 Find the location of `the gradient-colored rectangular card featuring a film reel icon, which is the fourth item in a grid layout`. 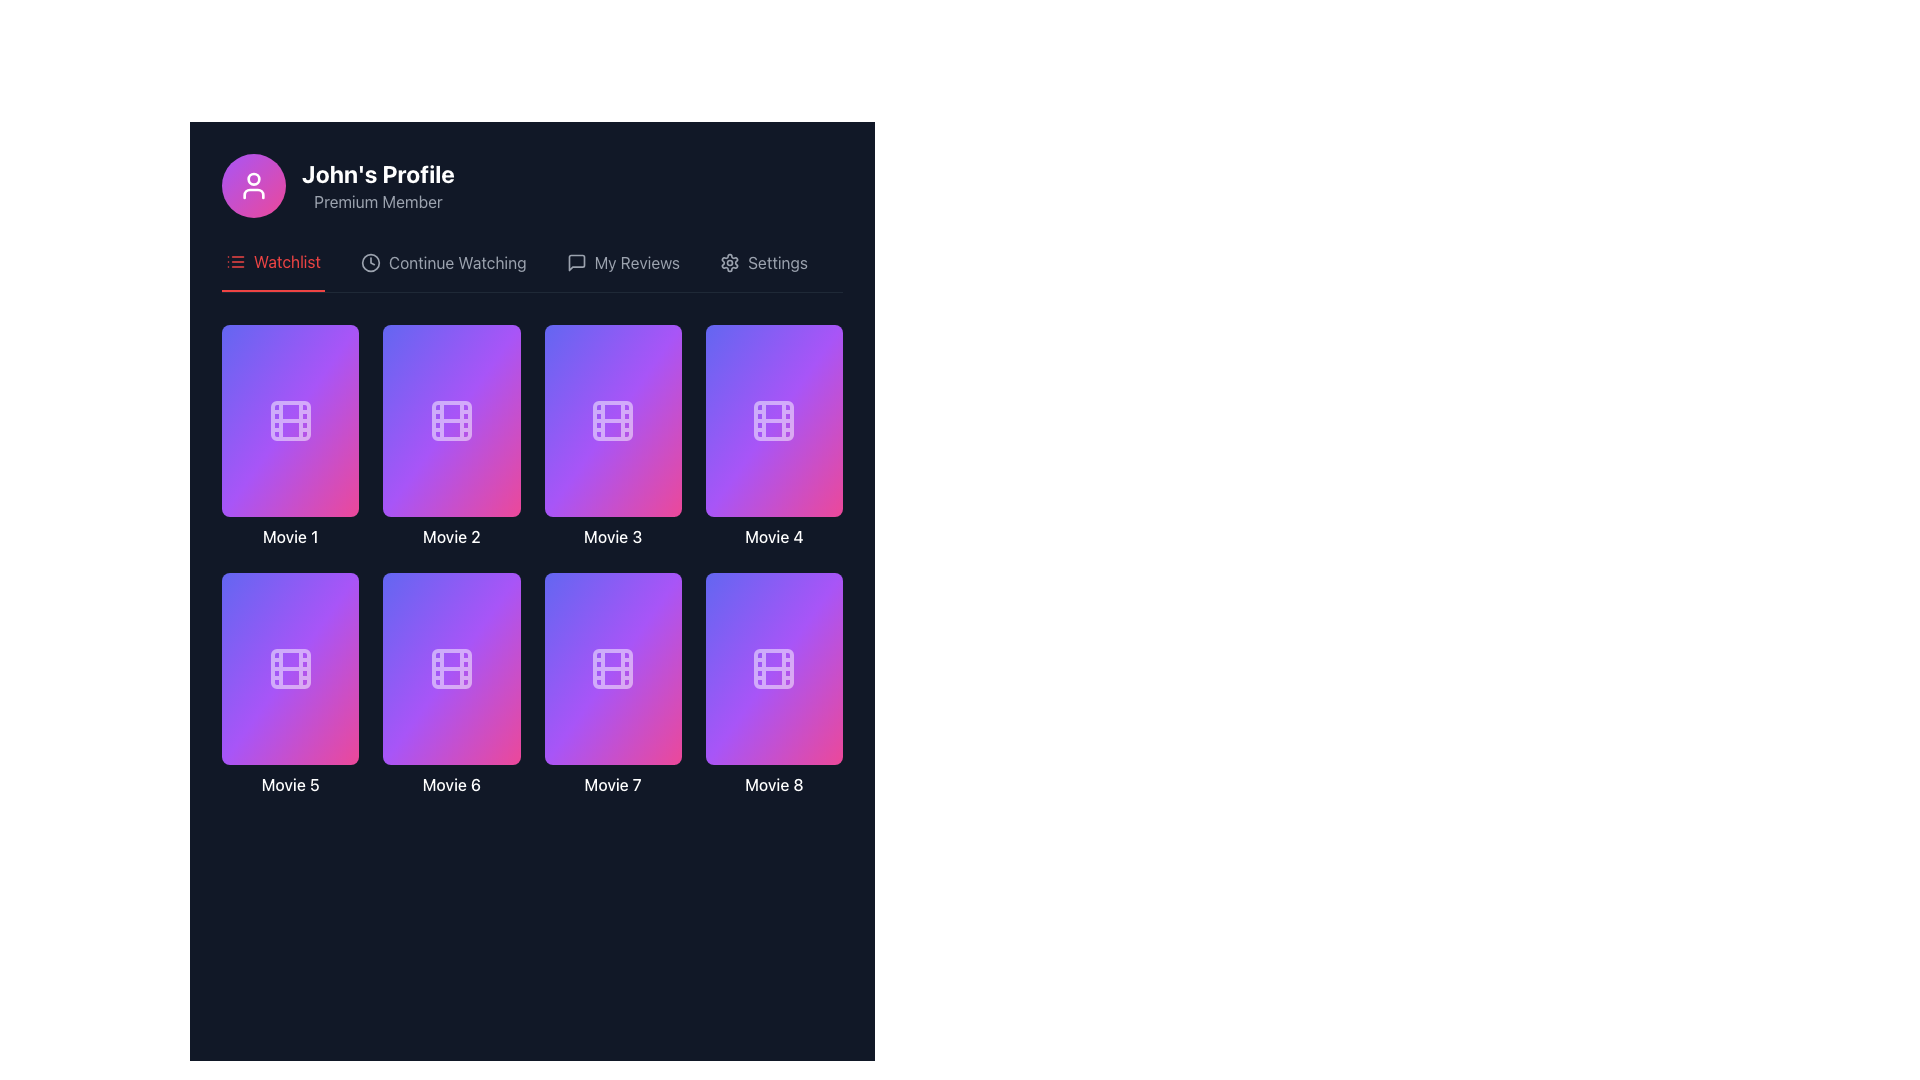

the gradient-colored rectangular card featuring a film reel icon, which is the fourth item in a grid layout is located at coordinates (773, 435).